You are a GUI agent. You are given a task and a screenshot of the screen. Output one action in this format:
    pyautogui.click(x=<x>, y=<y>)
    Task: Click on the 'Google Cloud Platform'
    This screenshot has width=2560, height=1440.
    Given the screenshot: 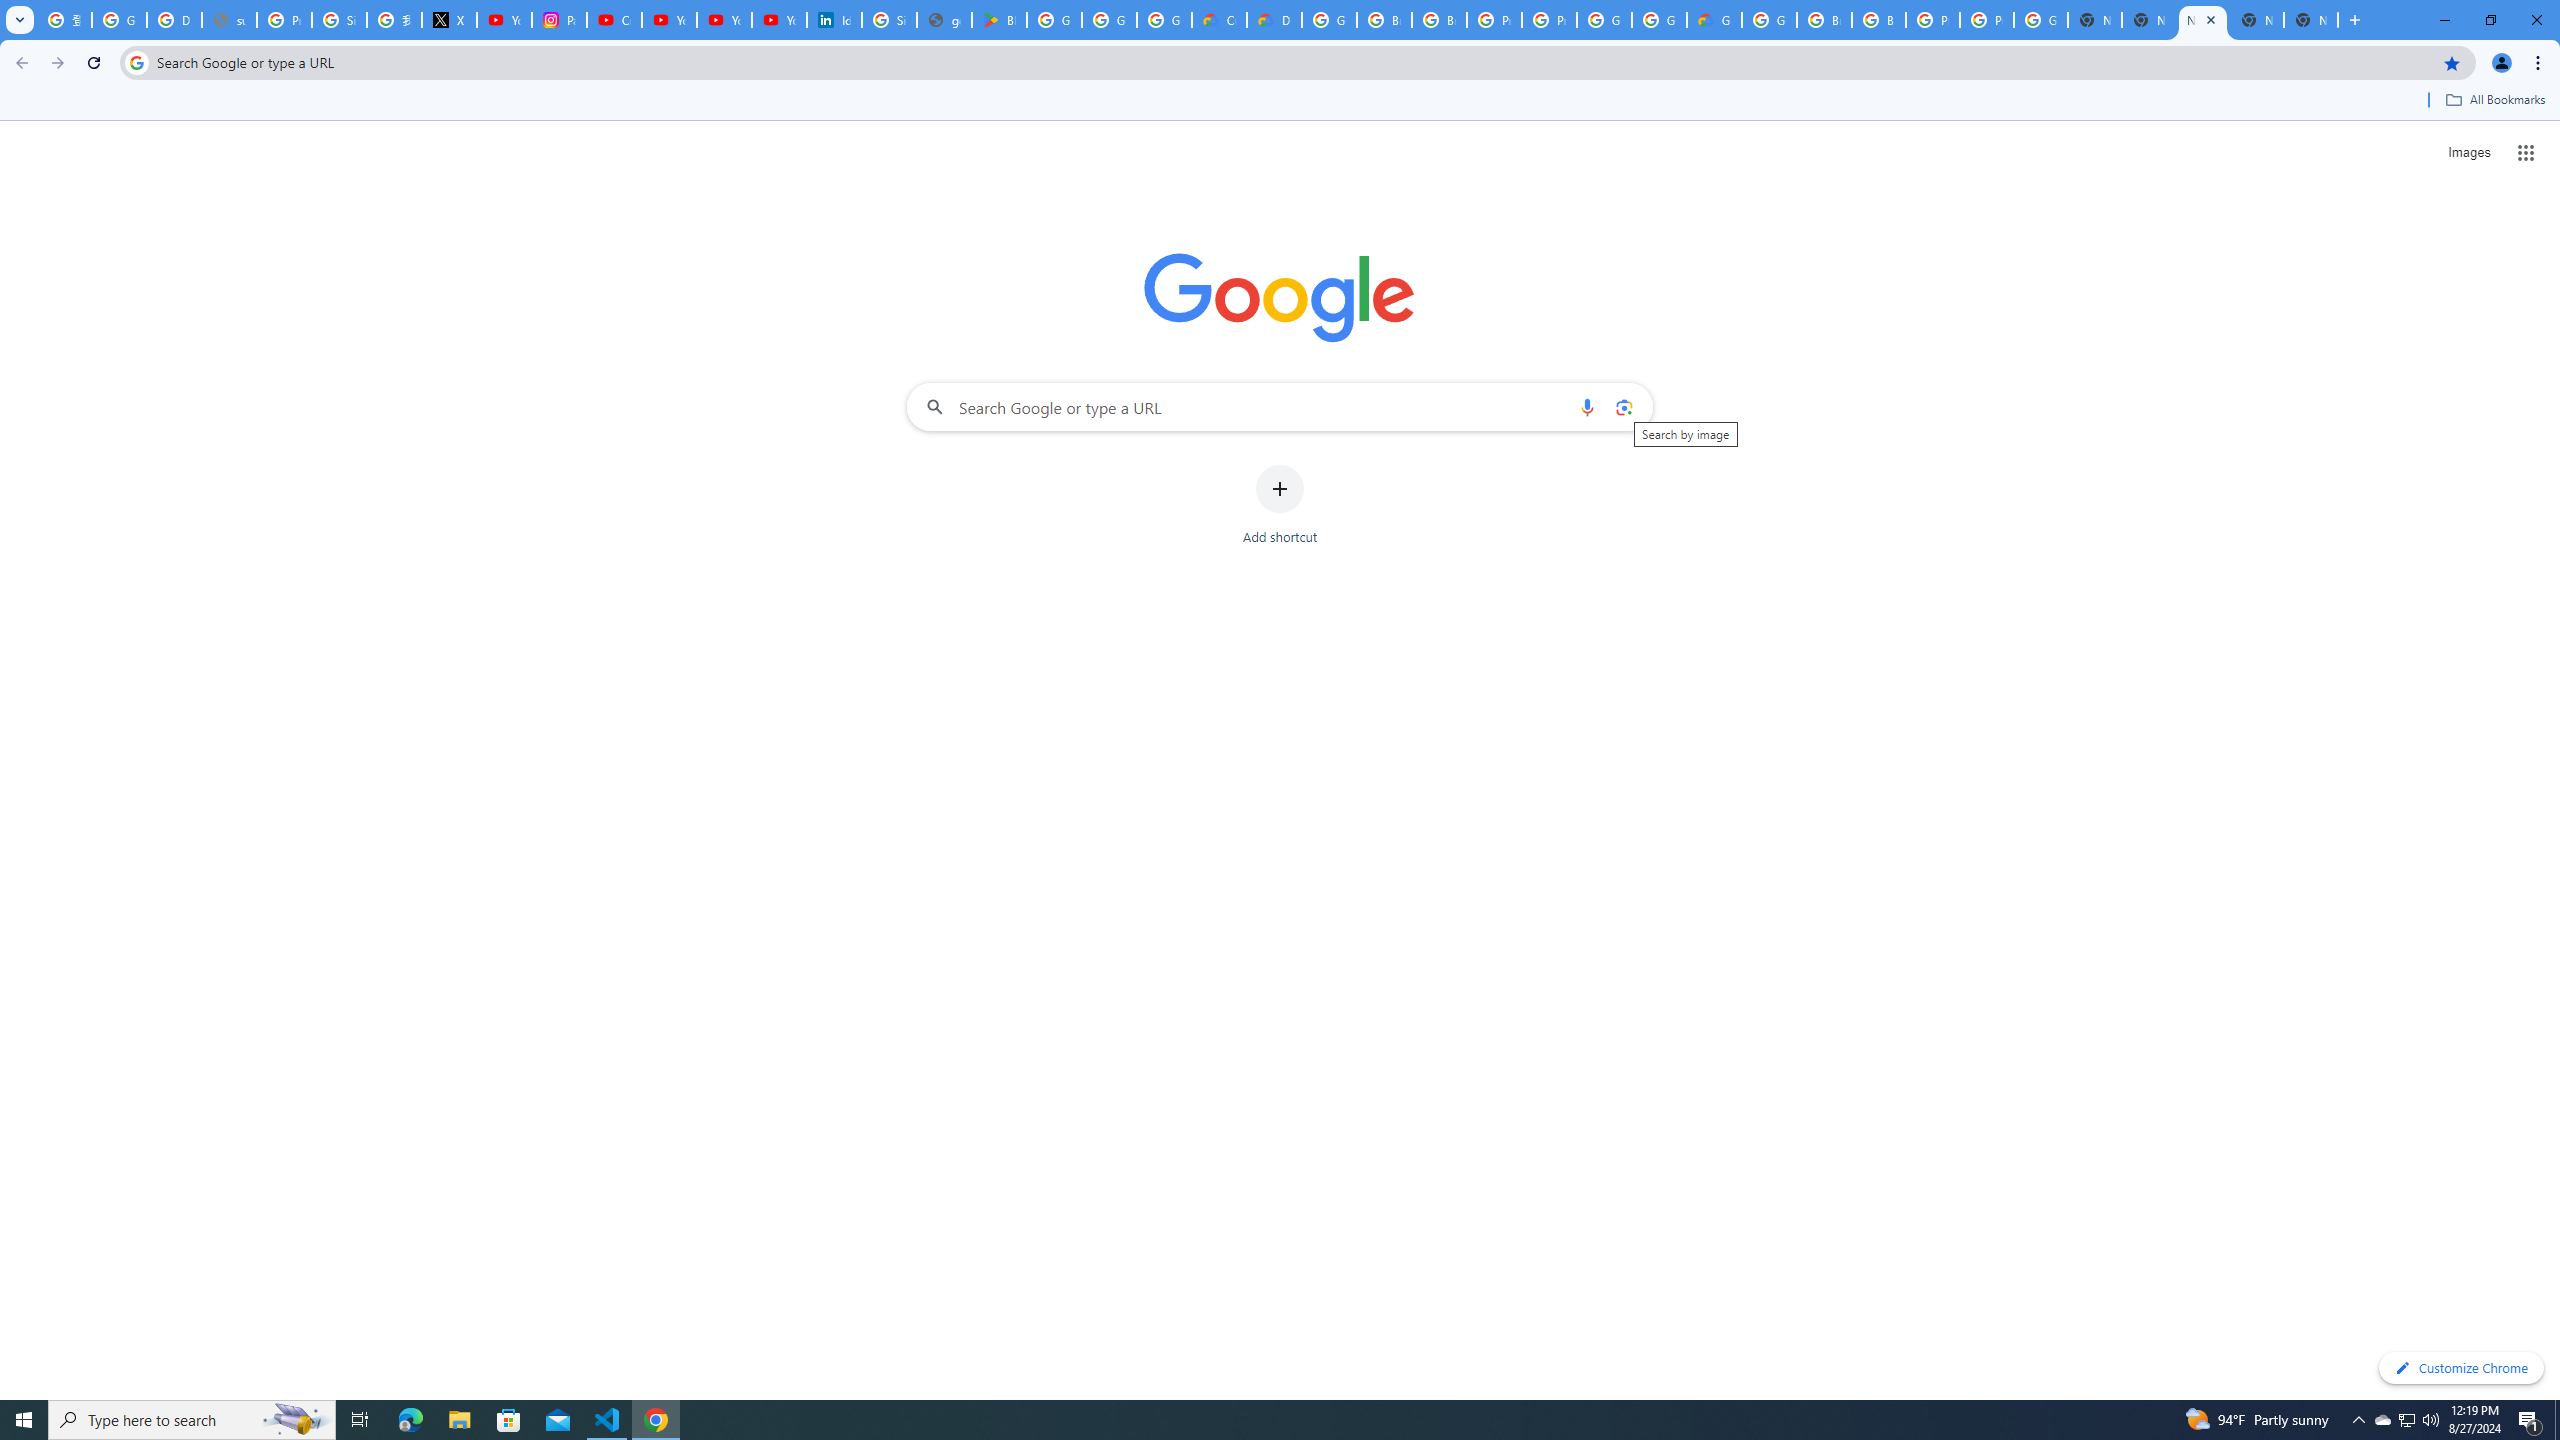 What is the action you would take?
    pyautogui.click(x=1658, y=19)
    